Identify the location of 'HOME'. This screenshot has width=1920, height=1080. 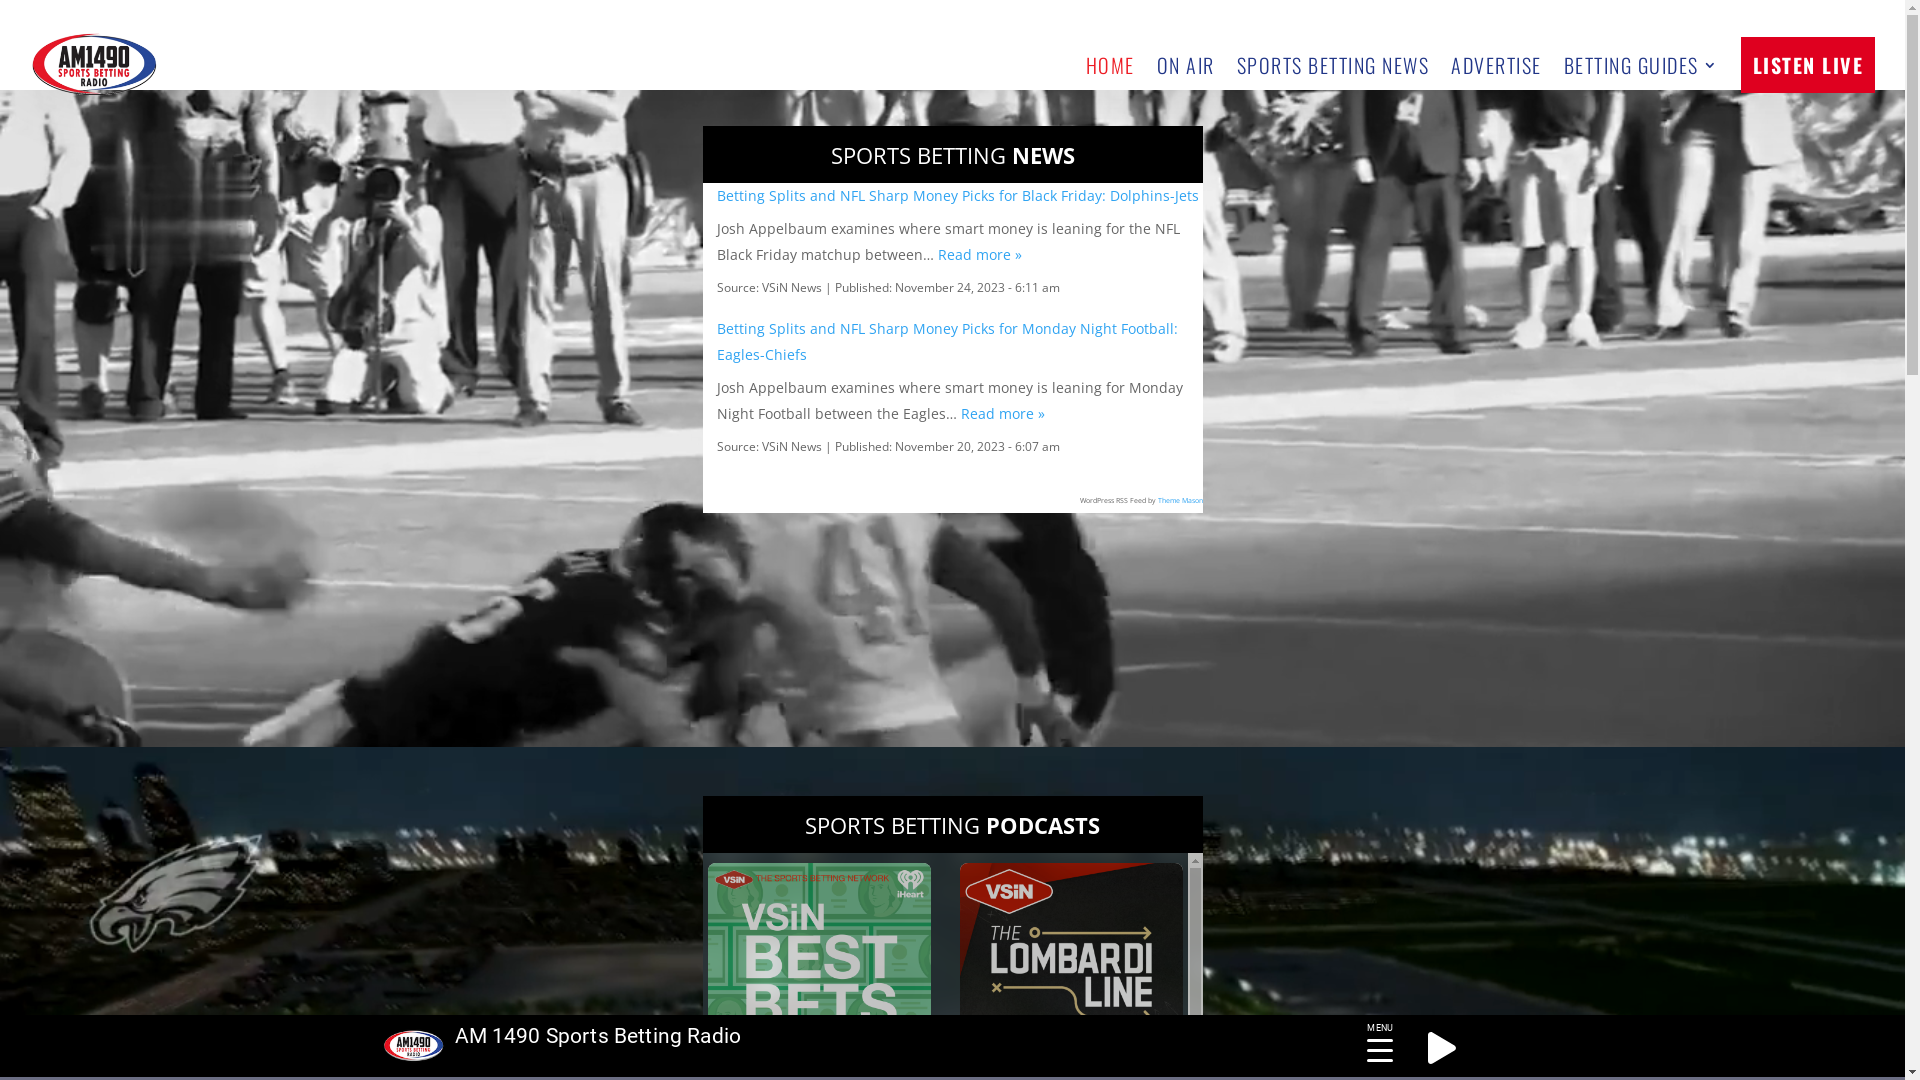
(1109, 64).